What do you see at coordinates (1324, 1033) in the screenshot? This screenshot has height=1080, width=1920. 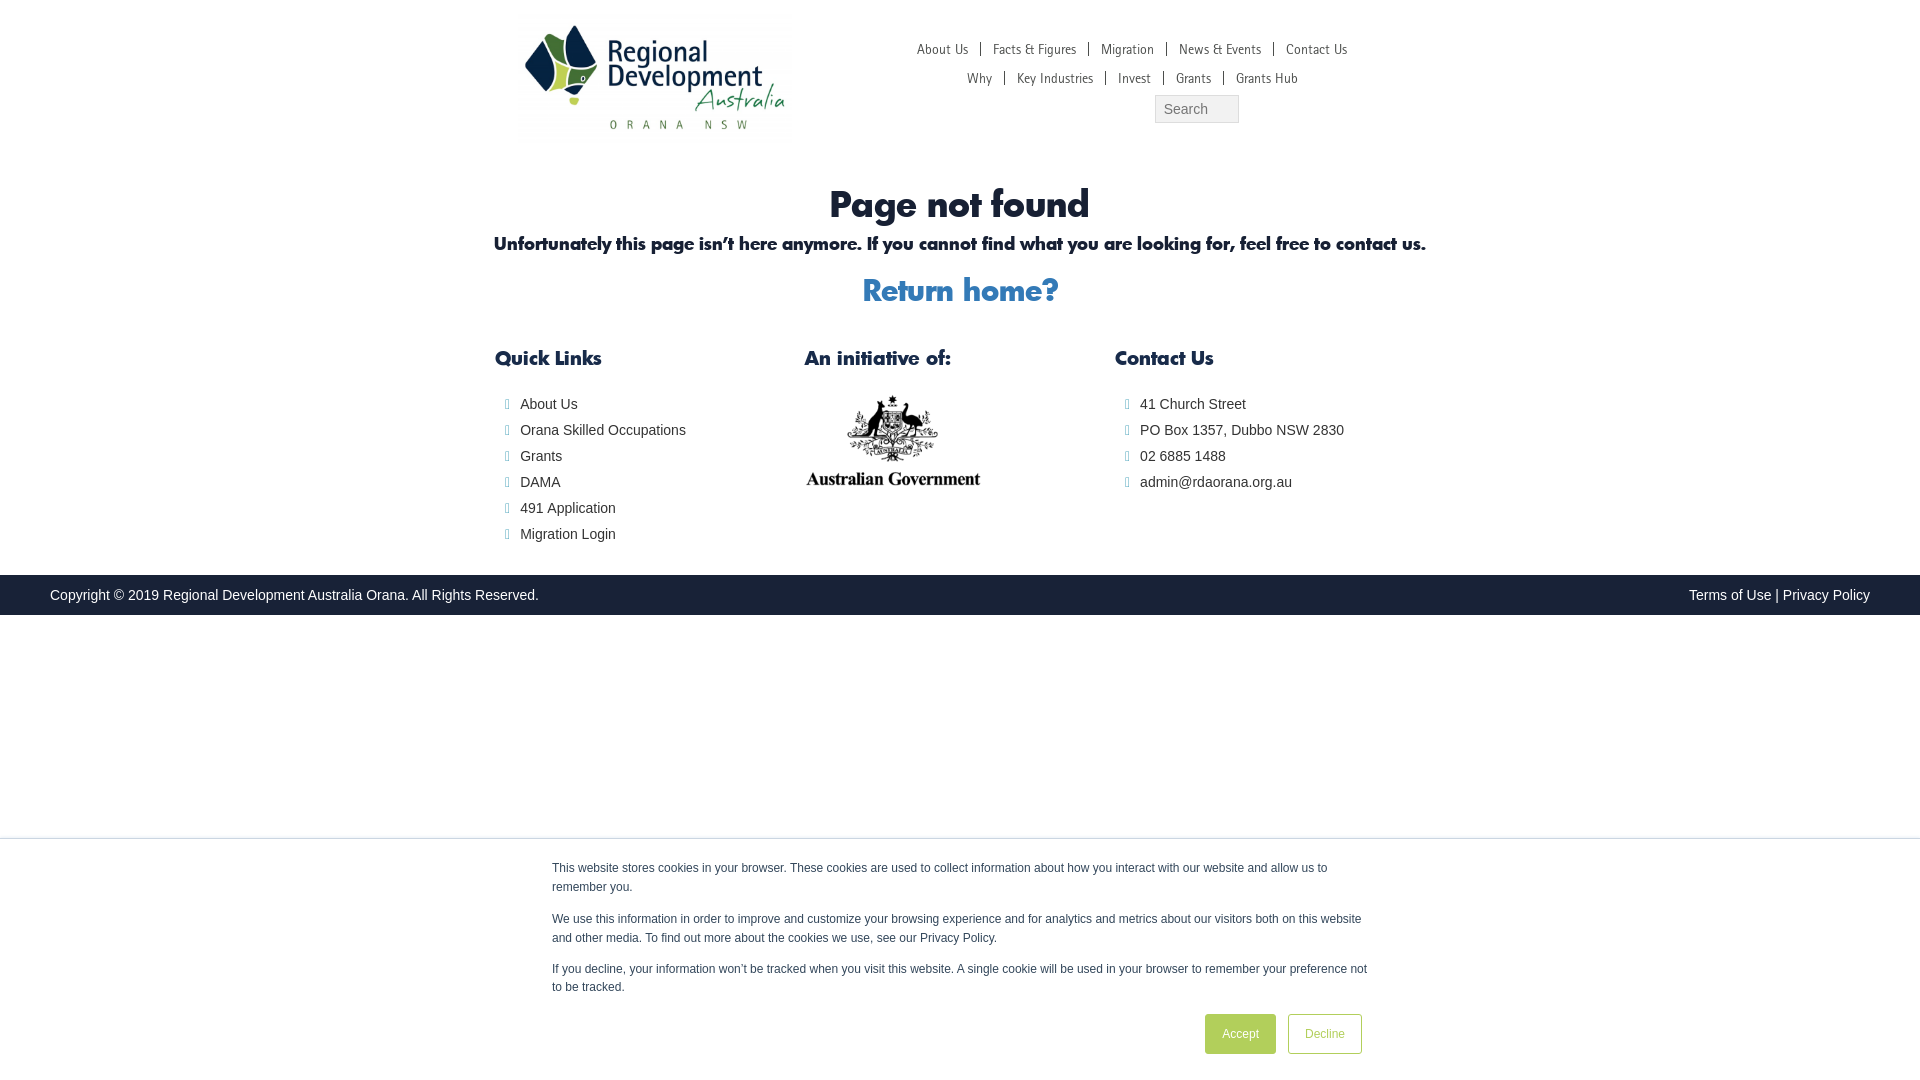 I see `'Decline'` at bounding box center [1324, 1033].